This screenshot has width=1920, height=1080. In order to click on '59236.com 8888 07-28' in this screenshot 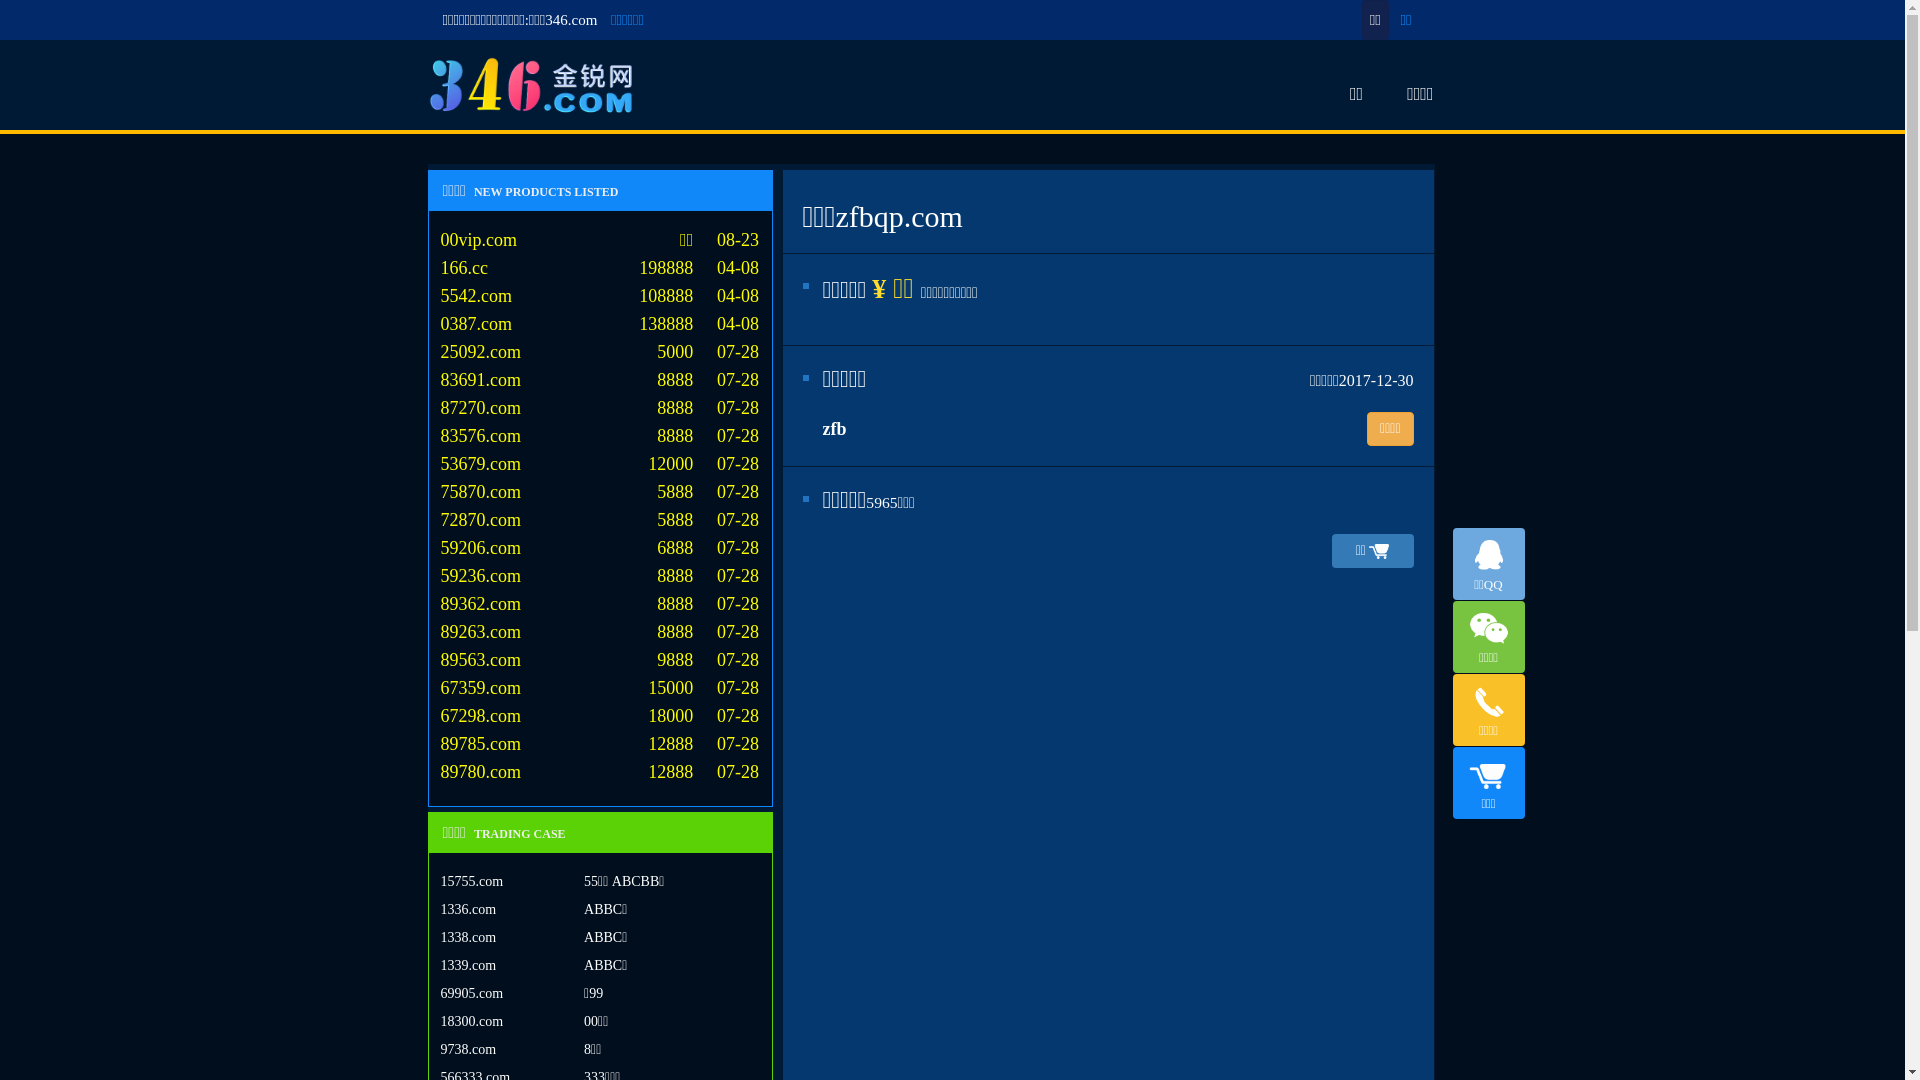, I will do `click(598, 583)`.